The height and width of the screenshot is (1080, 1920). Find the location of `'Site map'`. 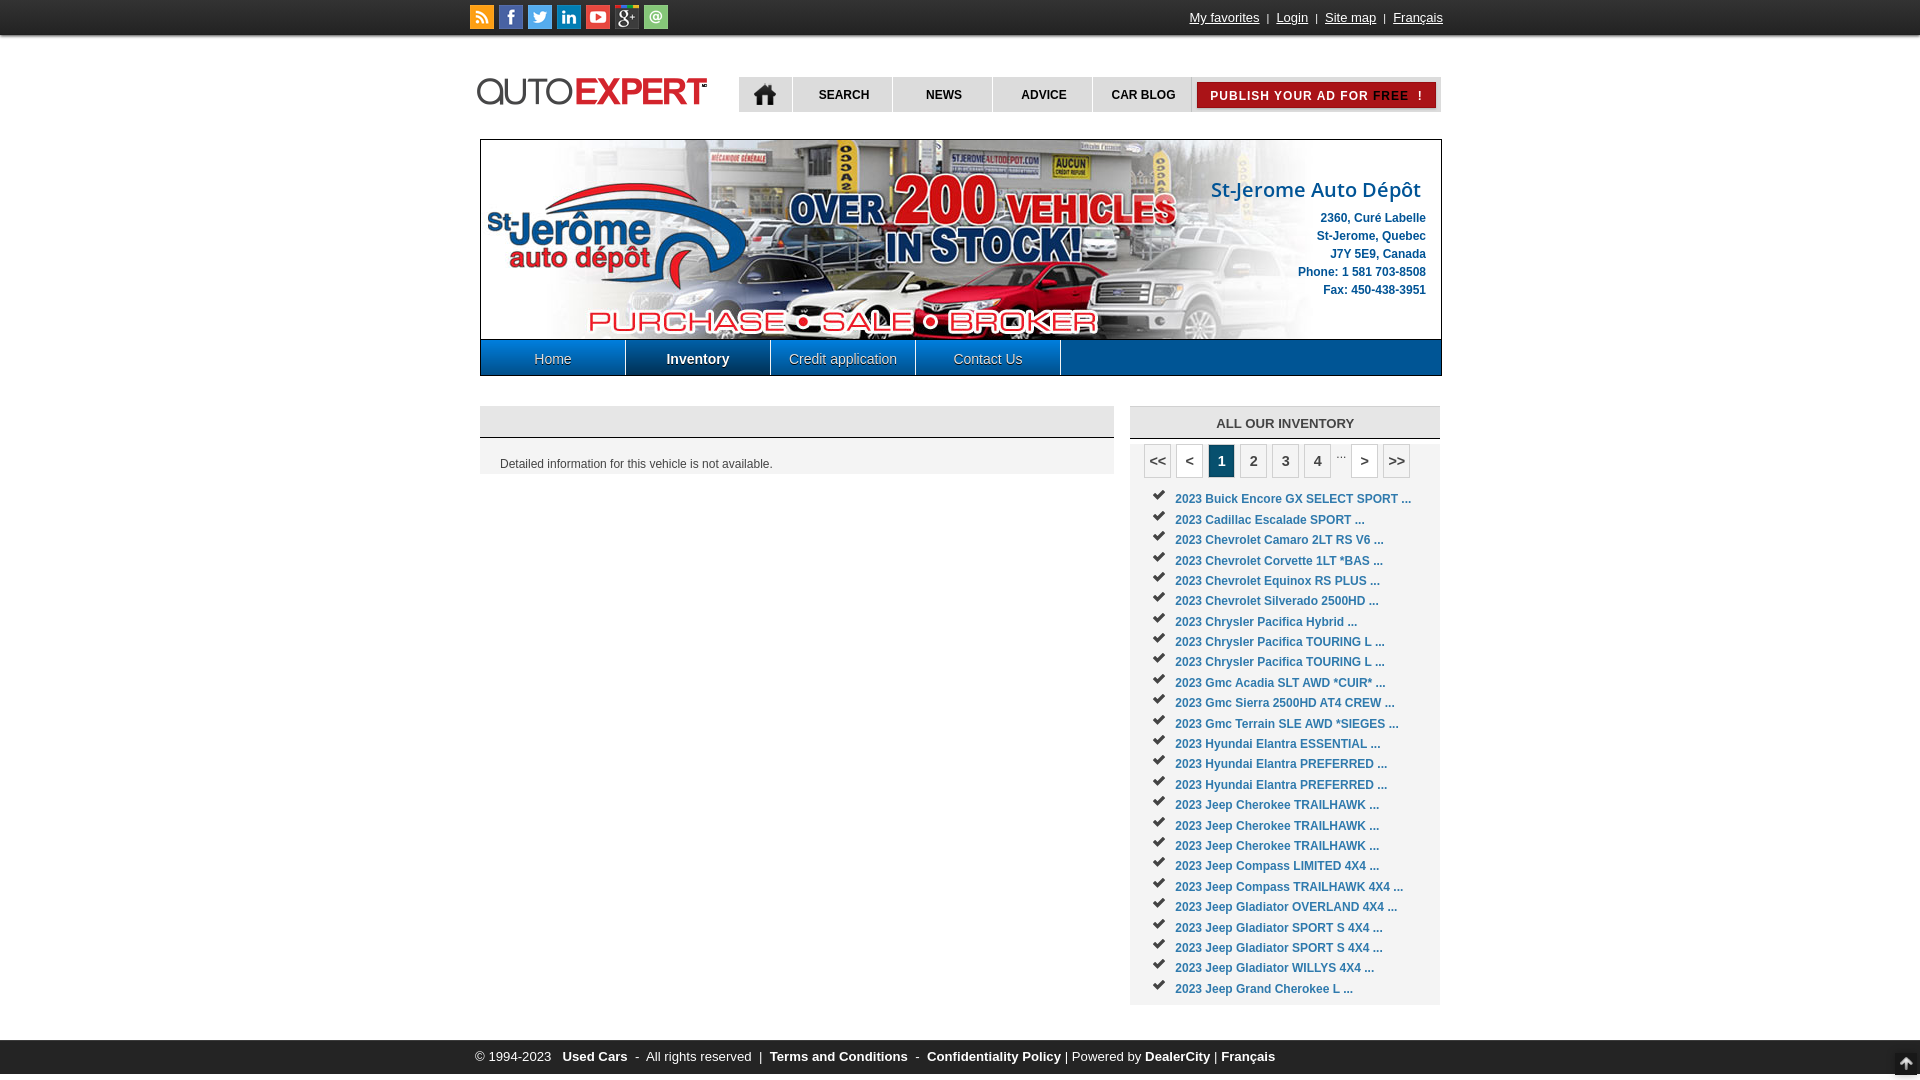

'Site map' is located at coordinates (1323, 17).